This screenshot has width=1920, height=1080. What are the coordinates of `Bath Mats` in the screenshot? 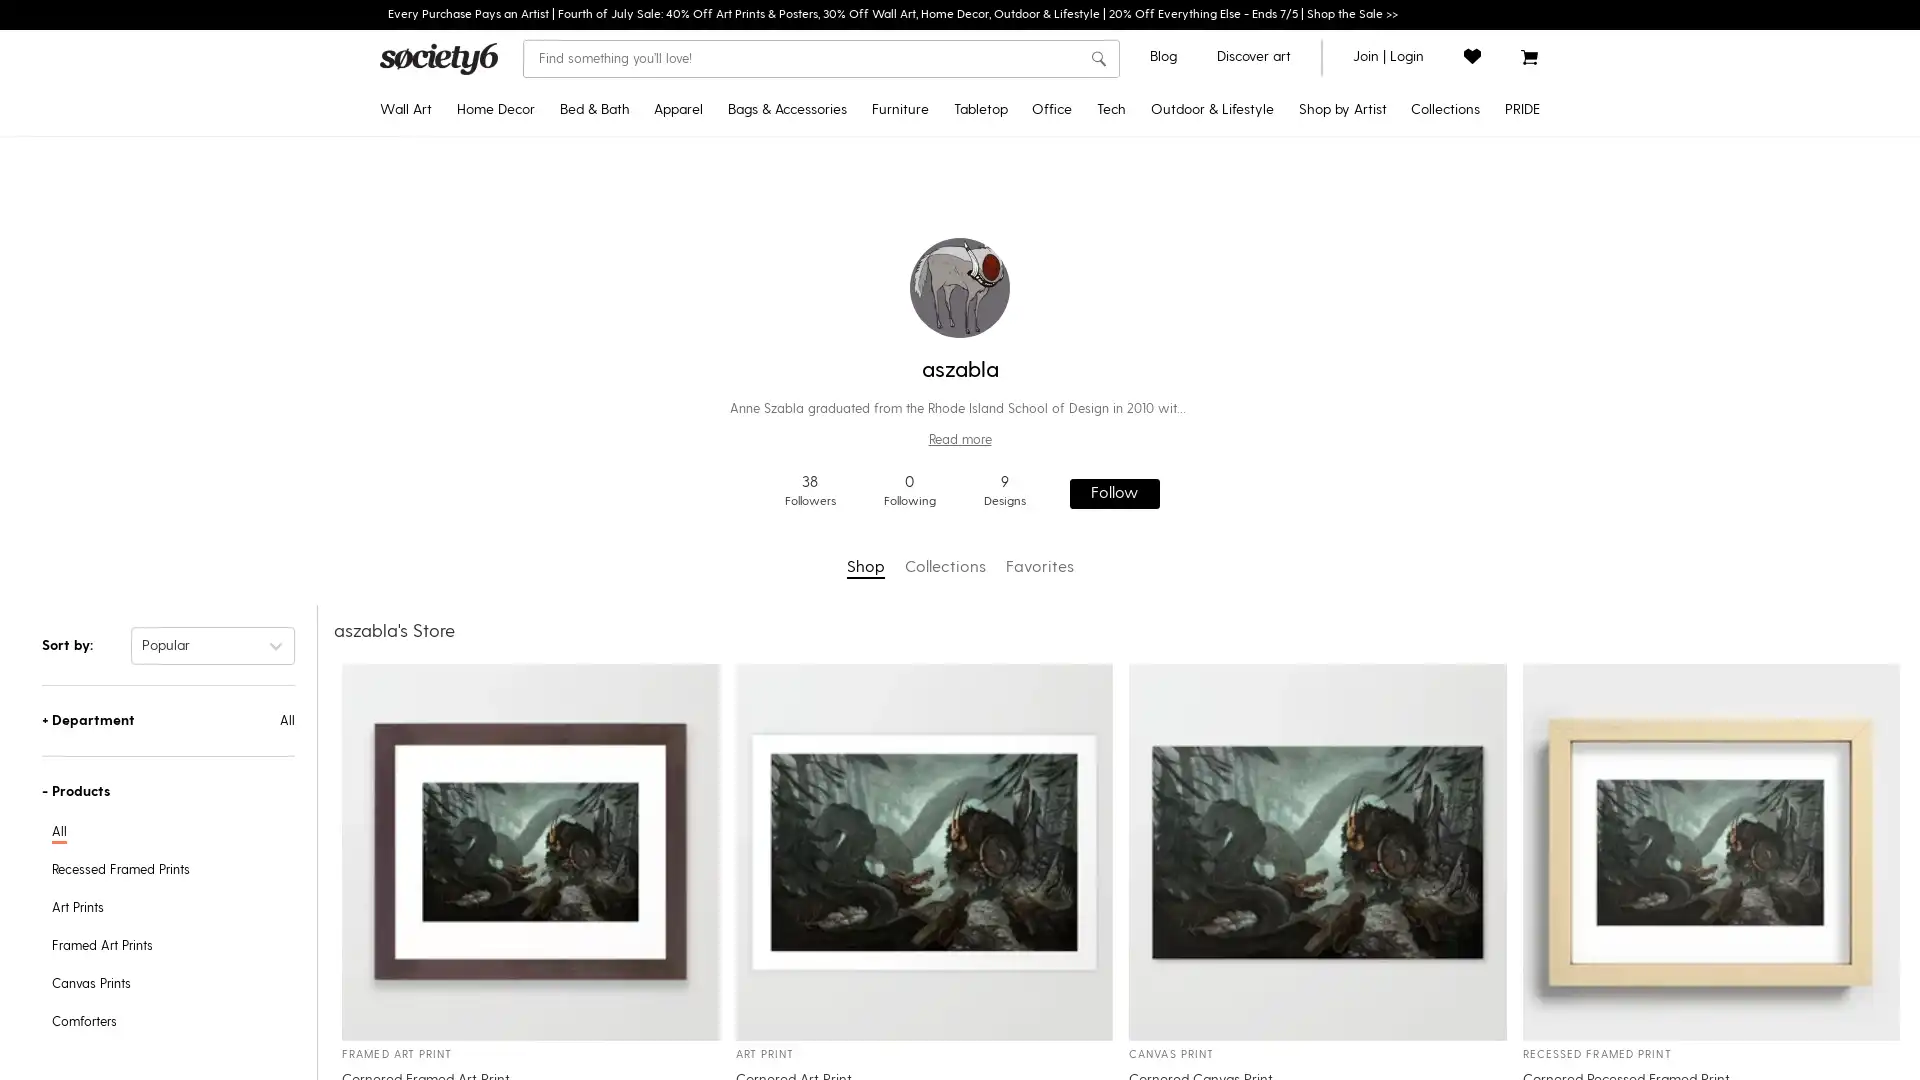 It's located at (637, 289).